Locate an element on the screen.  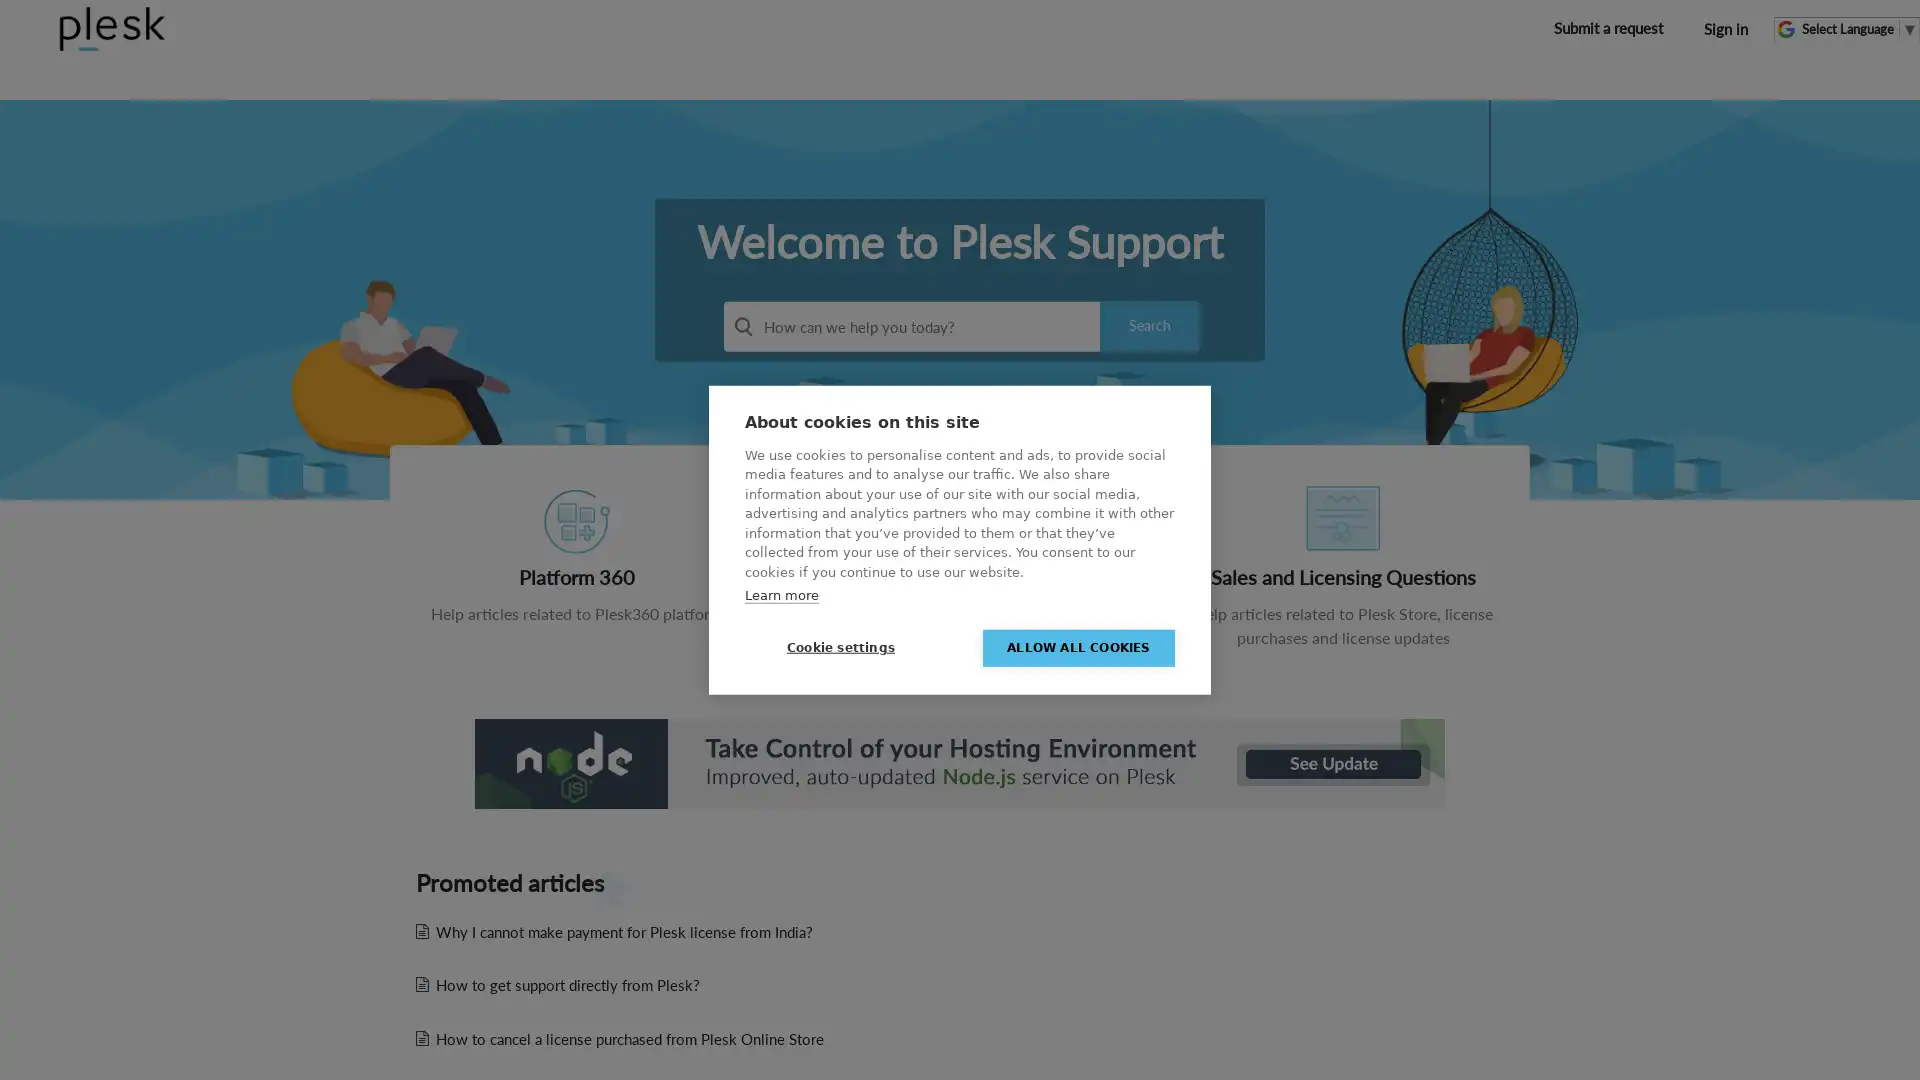
Cookie settings is located at coordinates (840, 647).